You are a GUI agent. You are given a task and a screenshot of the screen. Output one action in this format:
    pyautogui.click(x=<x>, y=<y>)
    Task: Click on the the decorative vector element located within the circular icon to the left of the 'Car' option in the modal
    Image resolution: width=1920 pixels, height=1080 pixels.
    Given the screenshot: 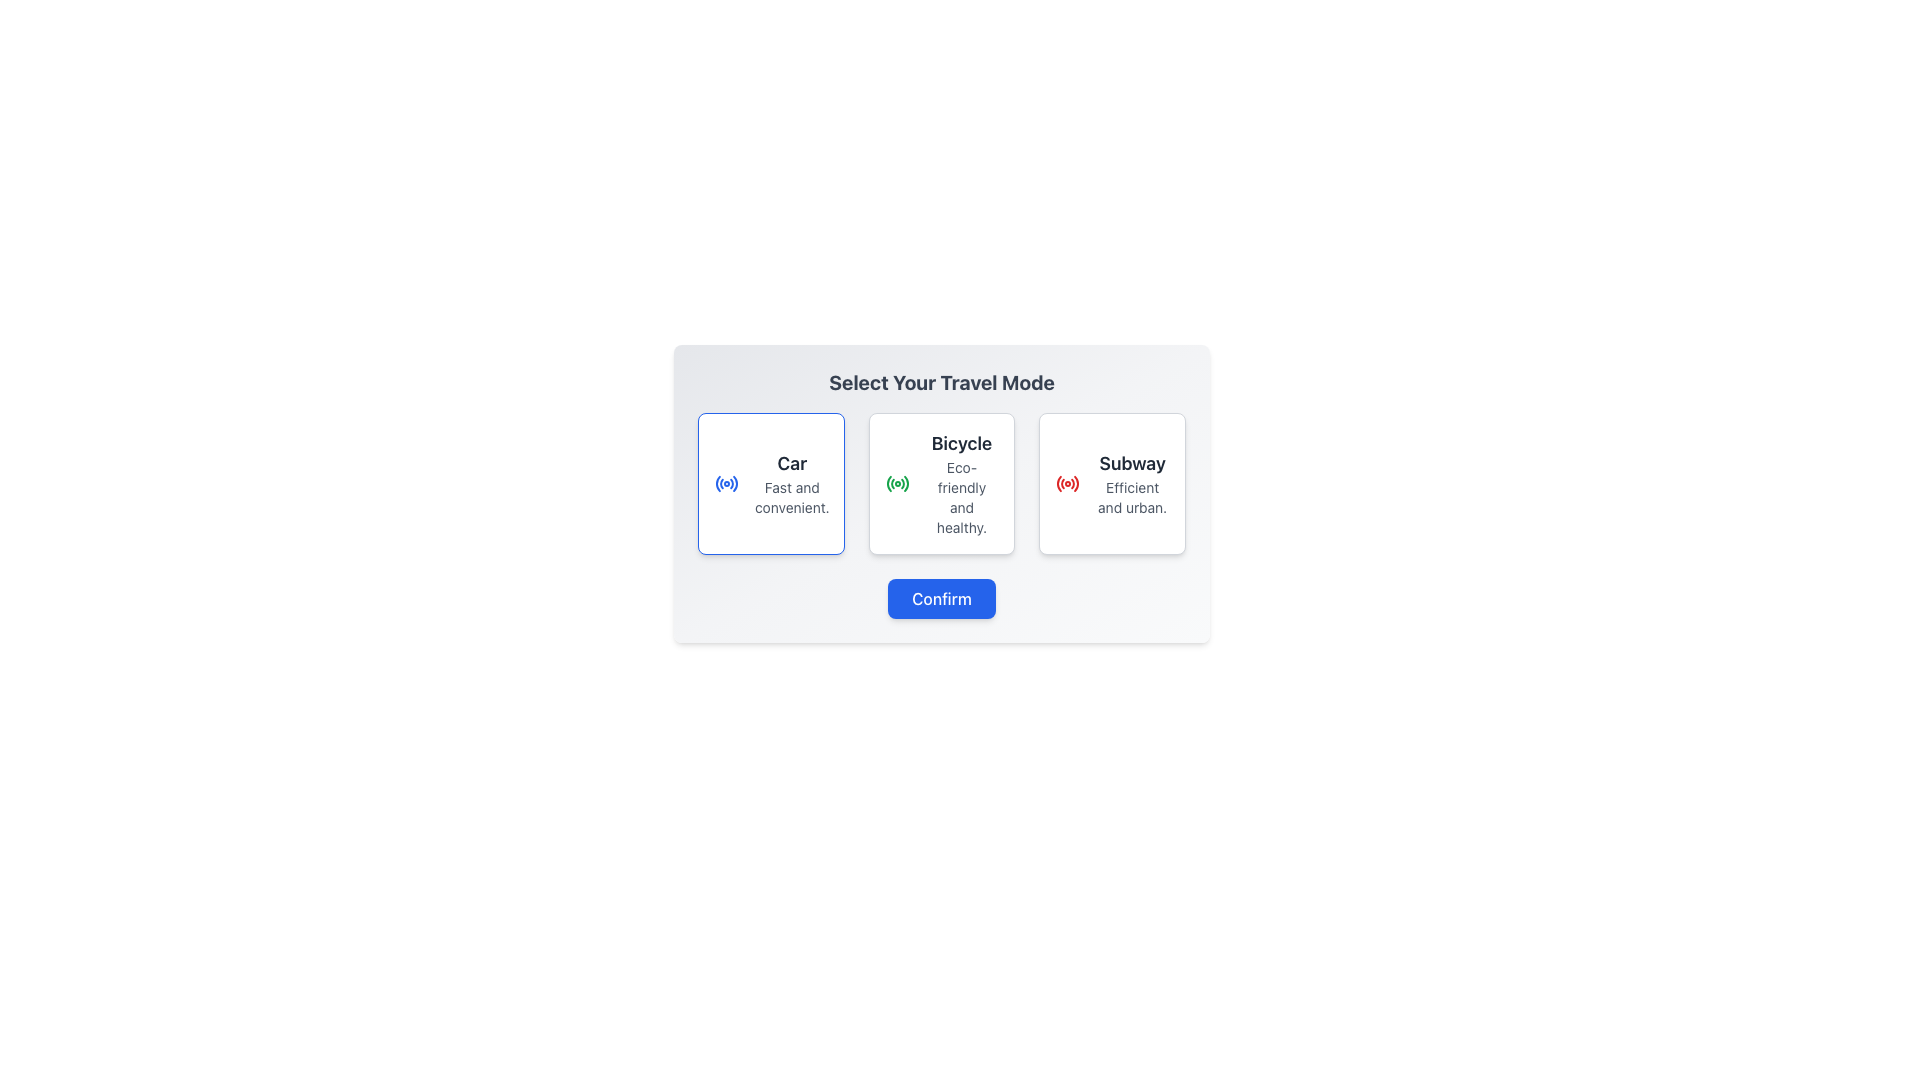 What is the action you would take?
    pyautogui.click(x=888, y=483)
    